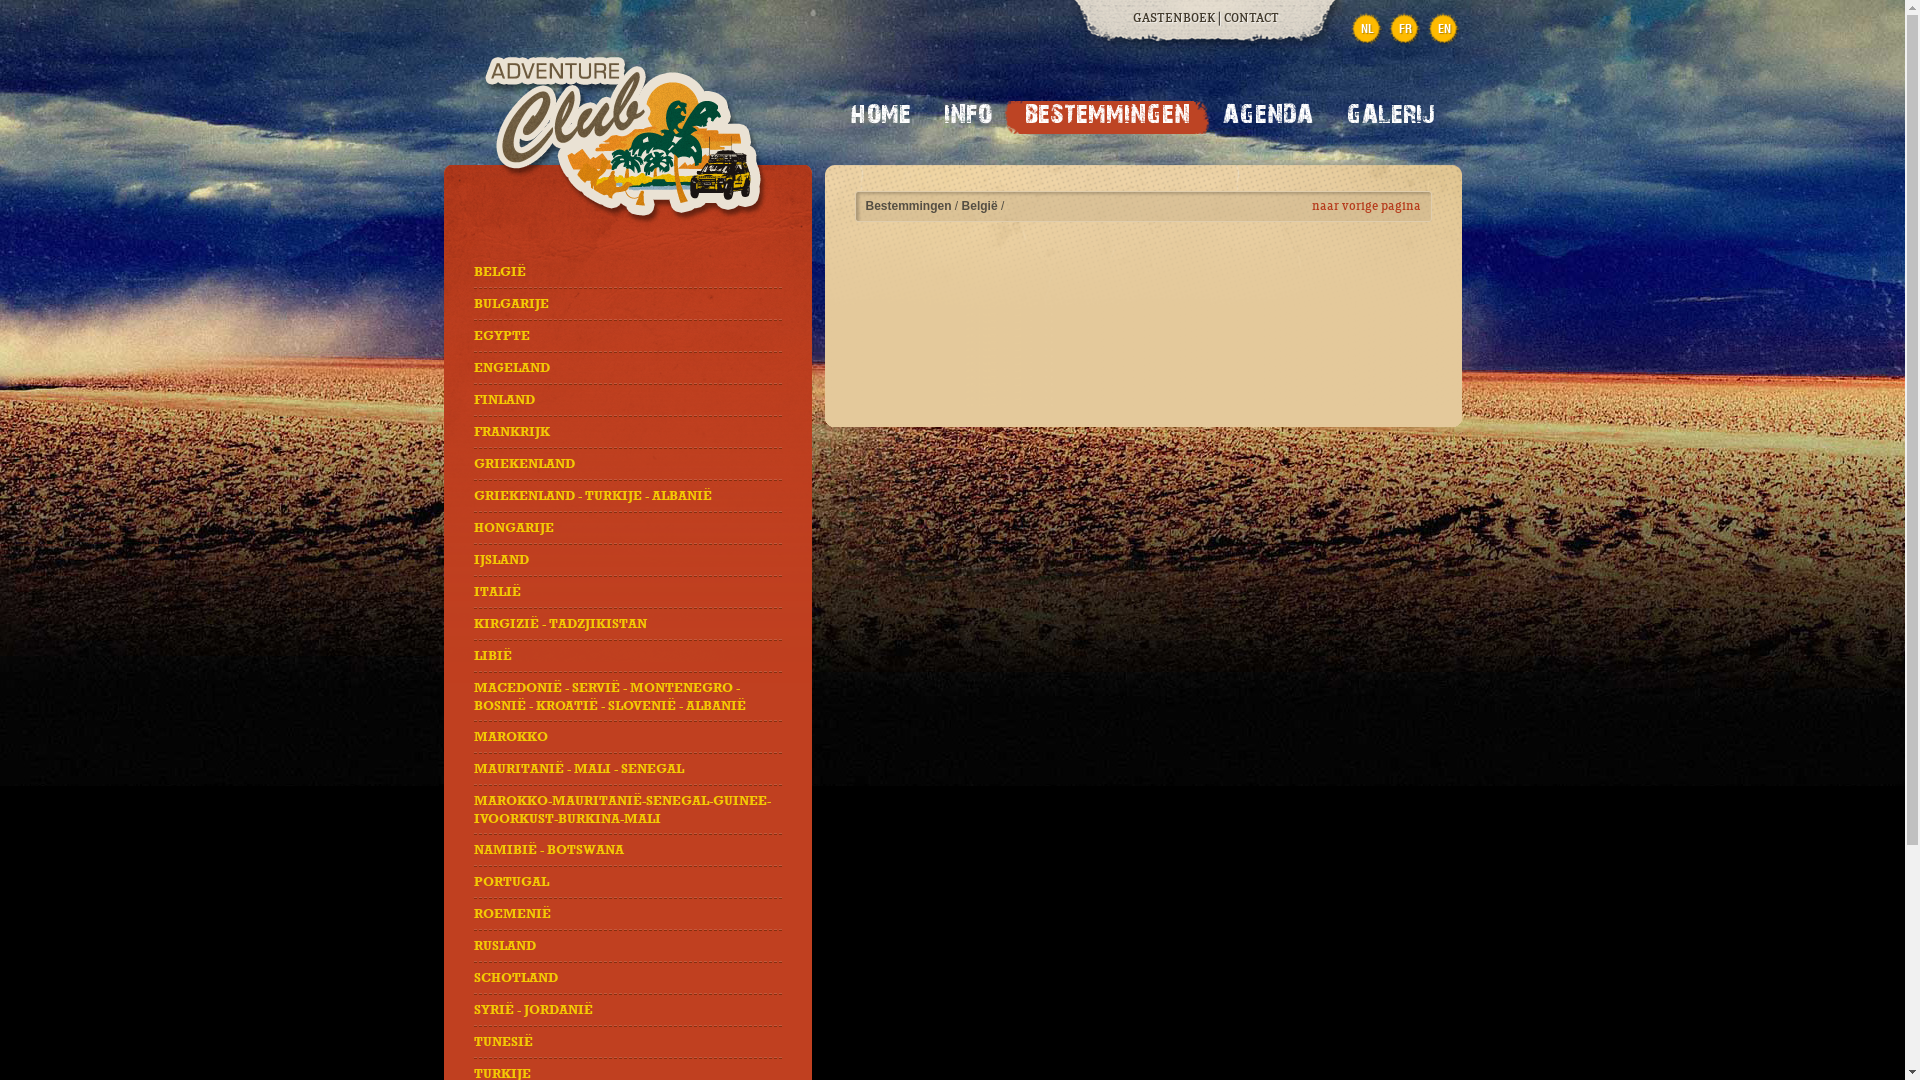  Describe the element at coordinates (501, 559) in the screenshot. I see `'IJSLAND'` at that location.